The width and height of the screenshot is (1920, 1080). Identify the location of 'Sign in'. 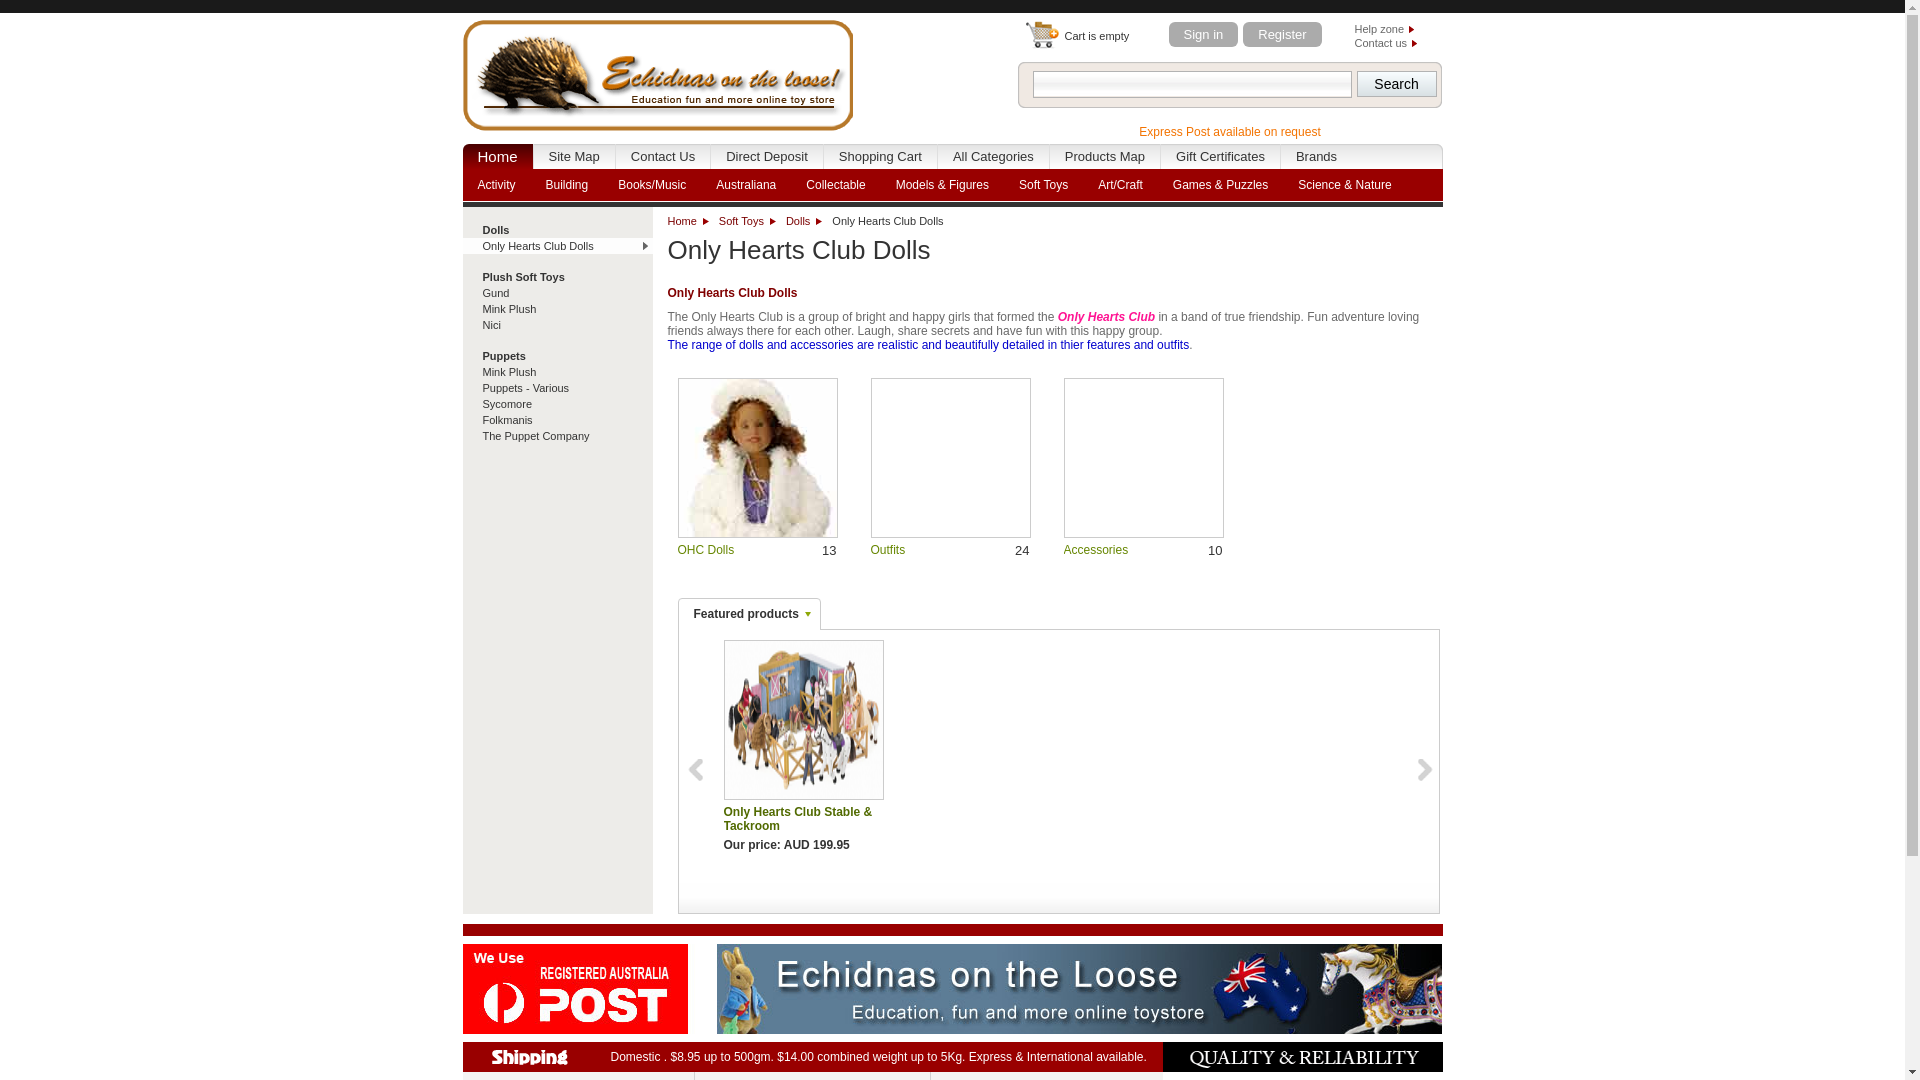
(1202, 34).